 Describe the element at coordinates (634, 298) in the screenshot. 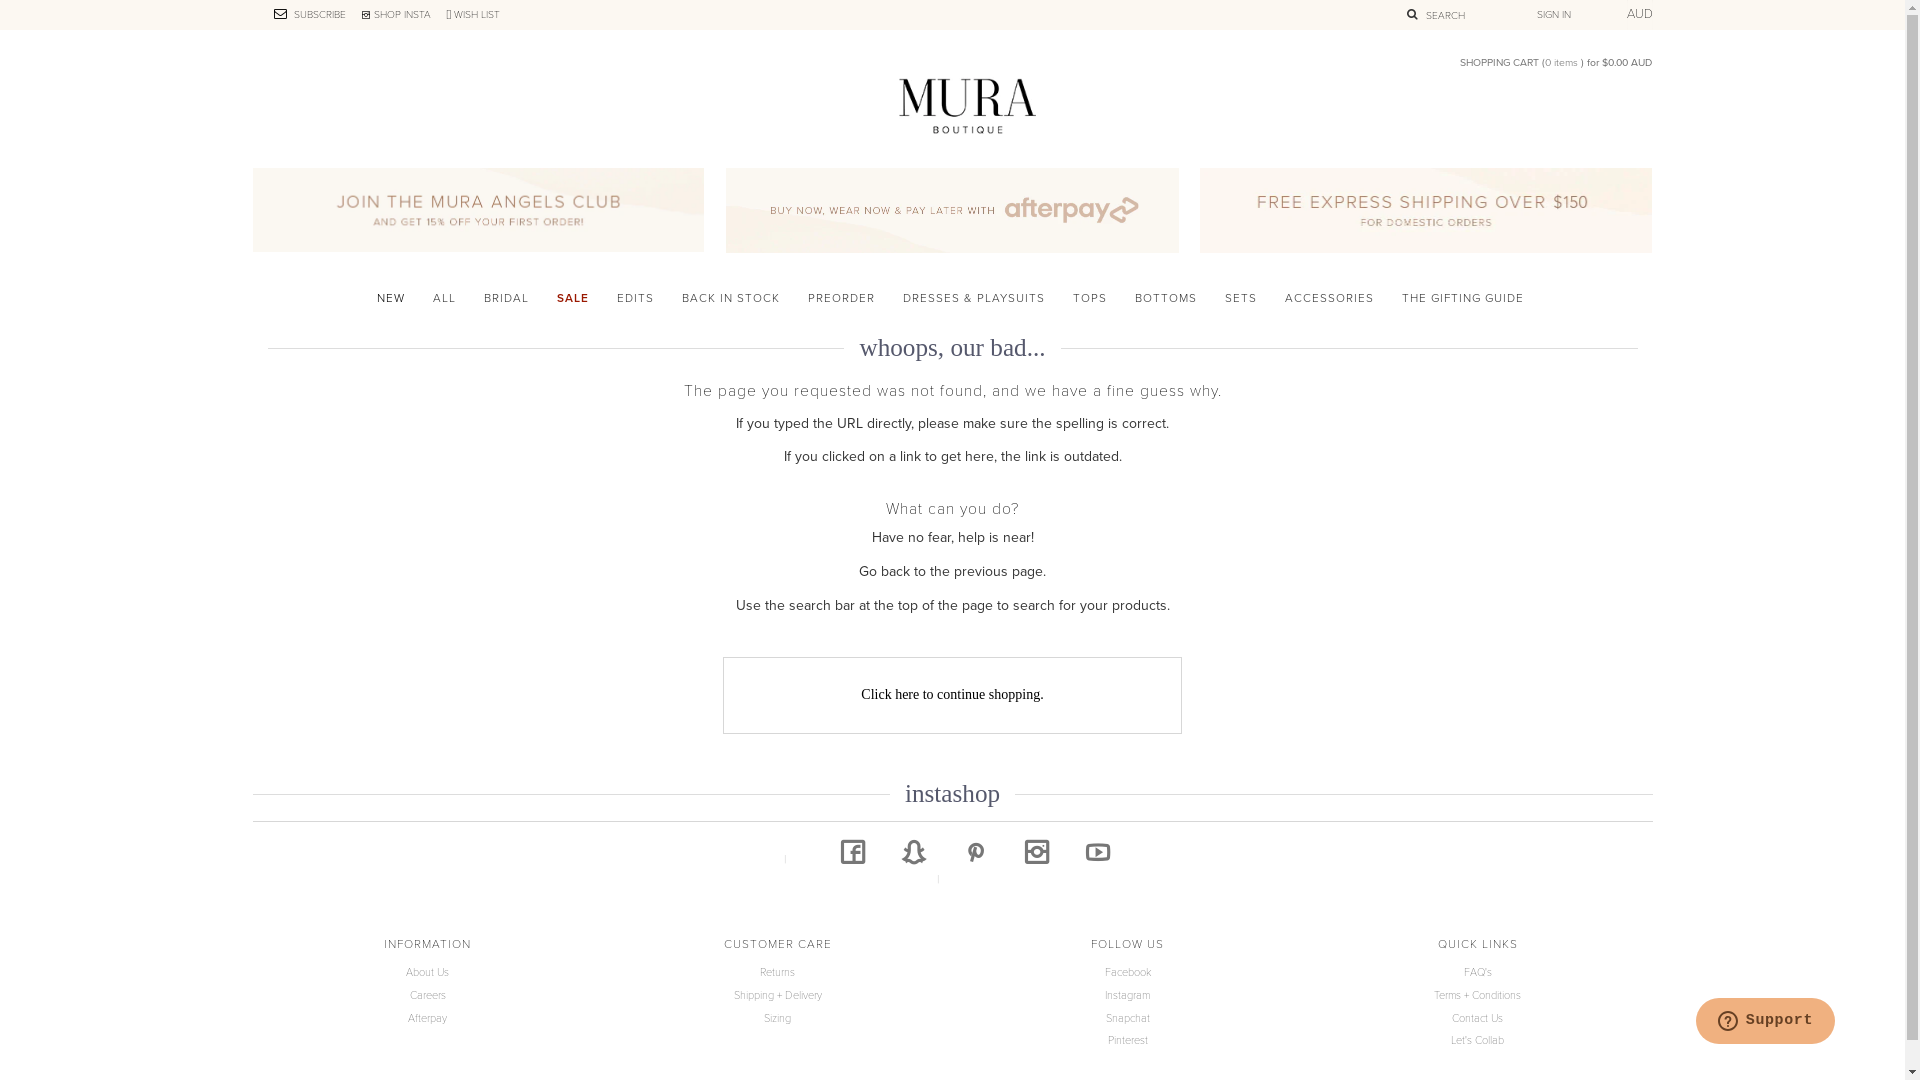

I see `'EDITS'` at that location.